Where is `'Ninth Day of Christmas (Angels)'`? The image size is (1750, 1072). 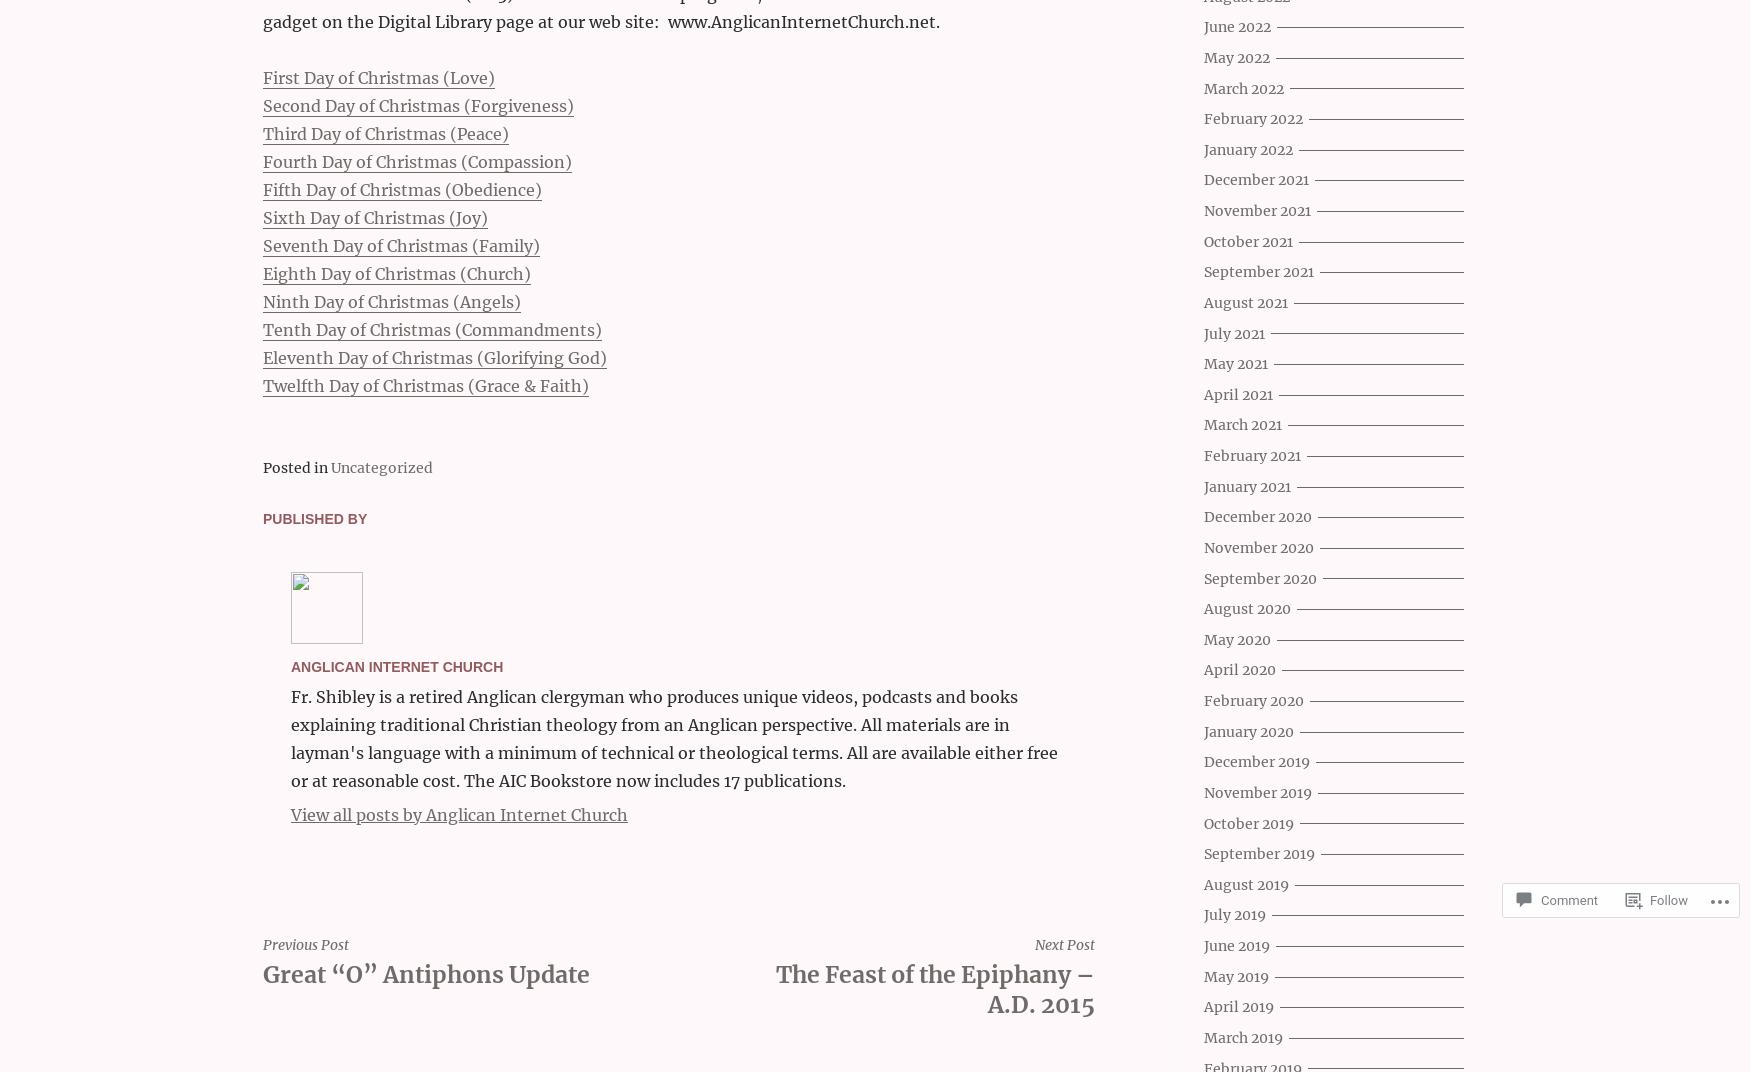 'Ninth Day of Christmas (Angels)' is located at coordinates (391, 300).